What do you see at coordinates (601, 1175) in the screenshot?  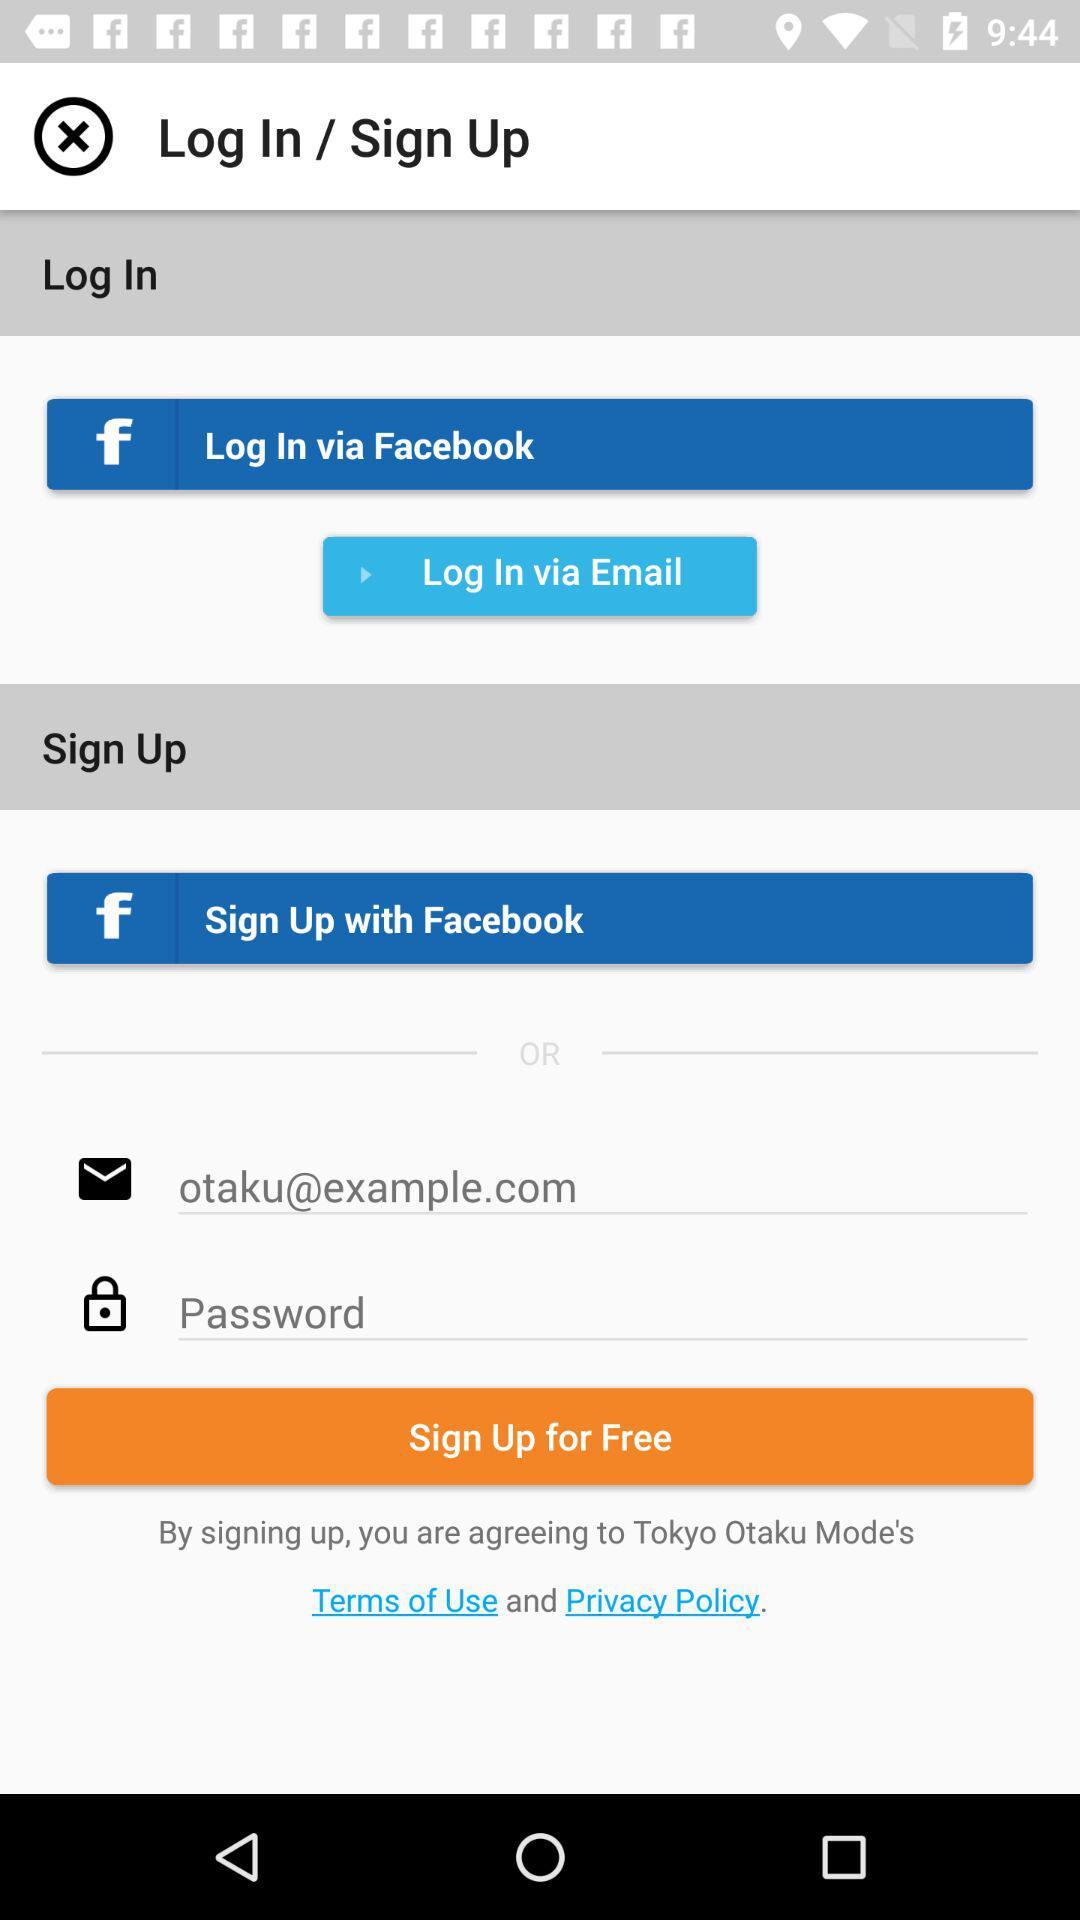 I see `email address` at bounding box center [601, 1175].